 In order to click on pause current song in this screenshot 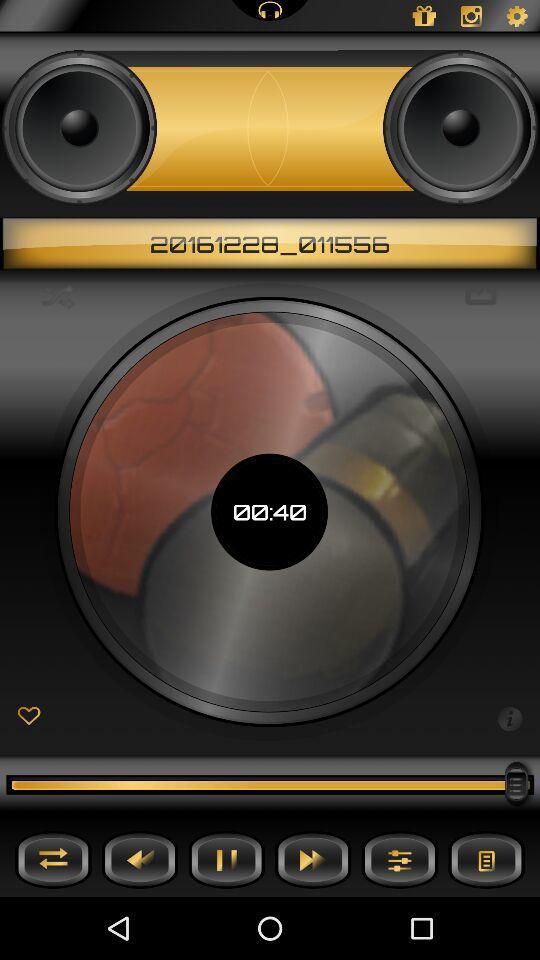, I will do `click(225, 858)`.